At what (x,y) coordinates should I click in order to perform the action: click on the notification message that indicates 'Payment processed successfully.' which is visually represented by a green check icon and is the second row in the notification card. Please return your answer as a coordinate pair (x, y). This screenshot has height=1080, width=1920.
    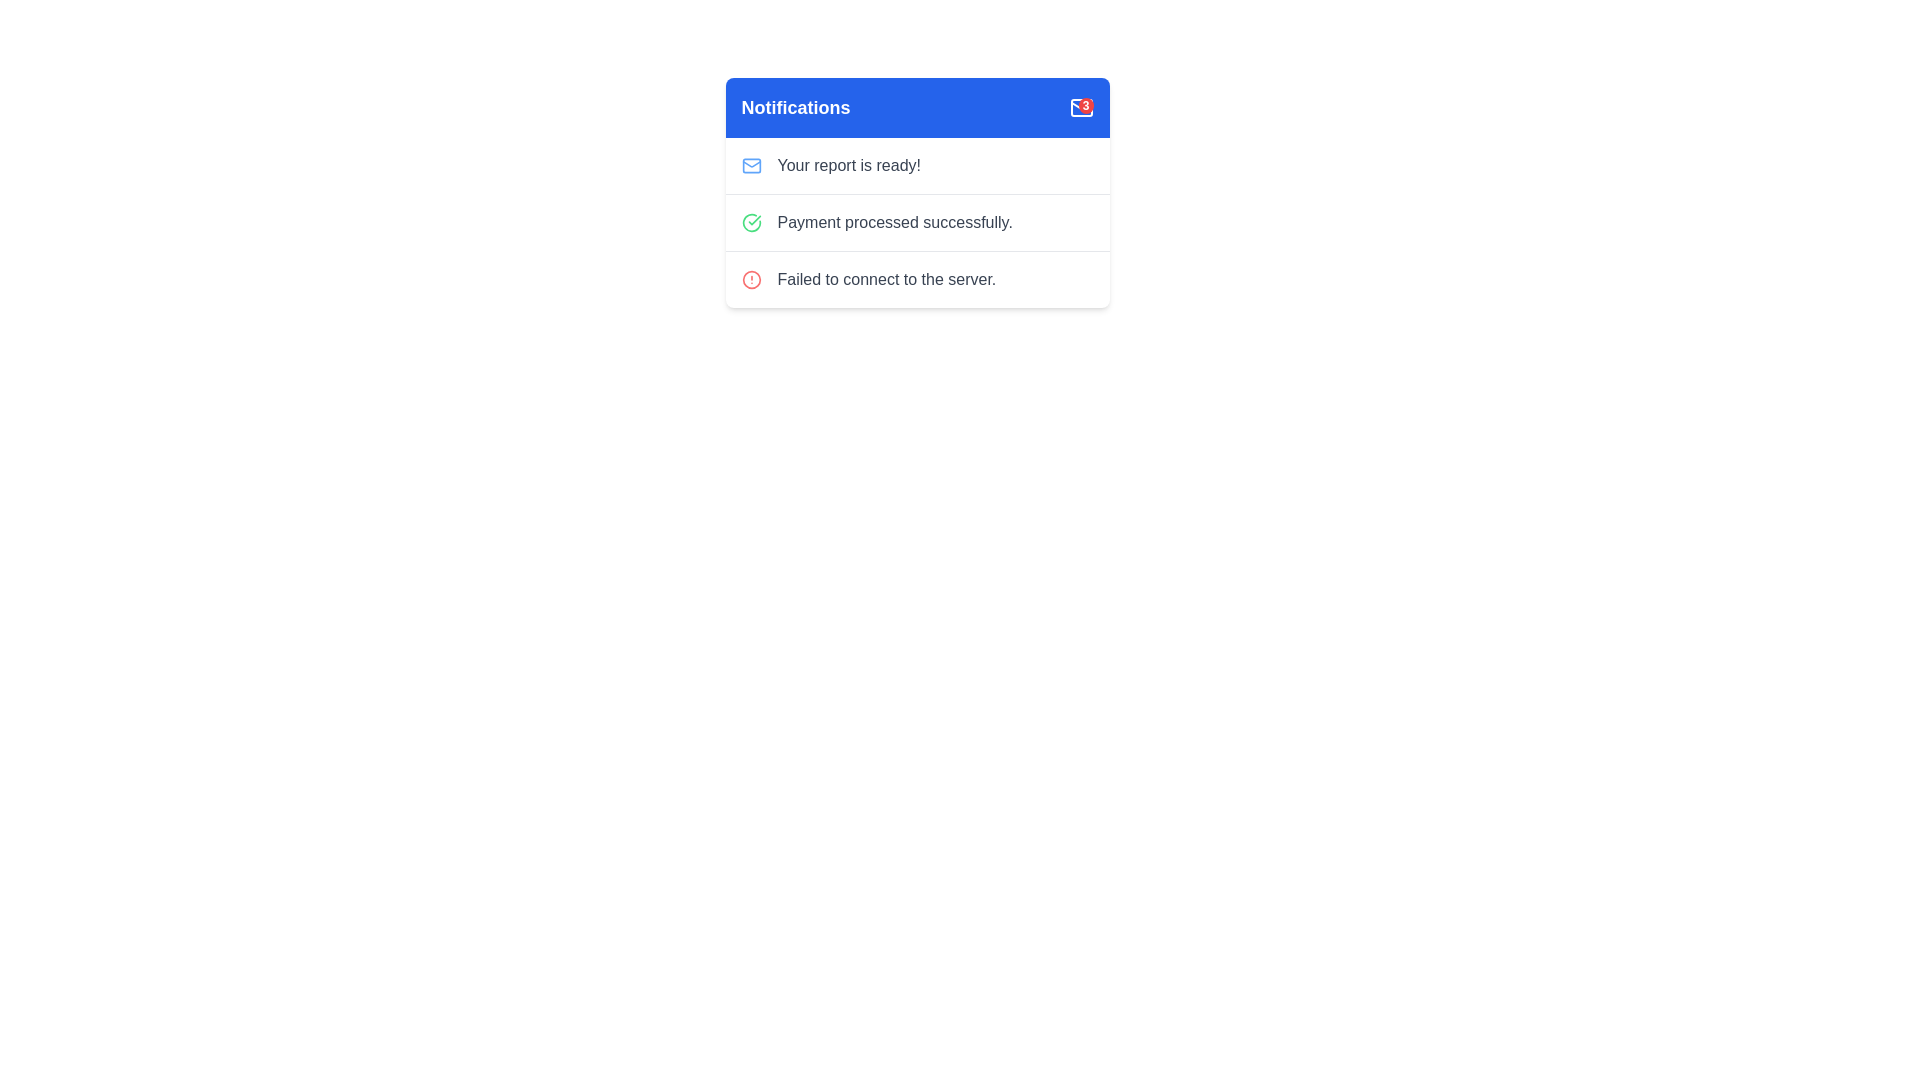
    Looking at the image, I should click on (916, 222).